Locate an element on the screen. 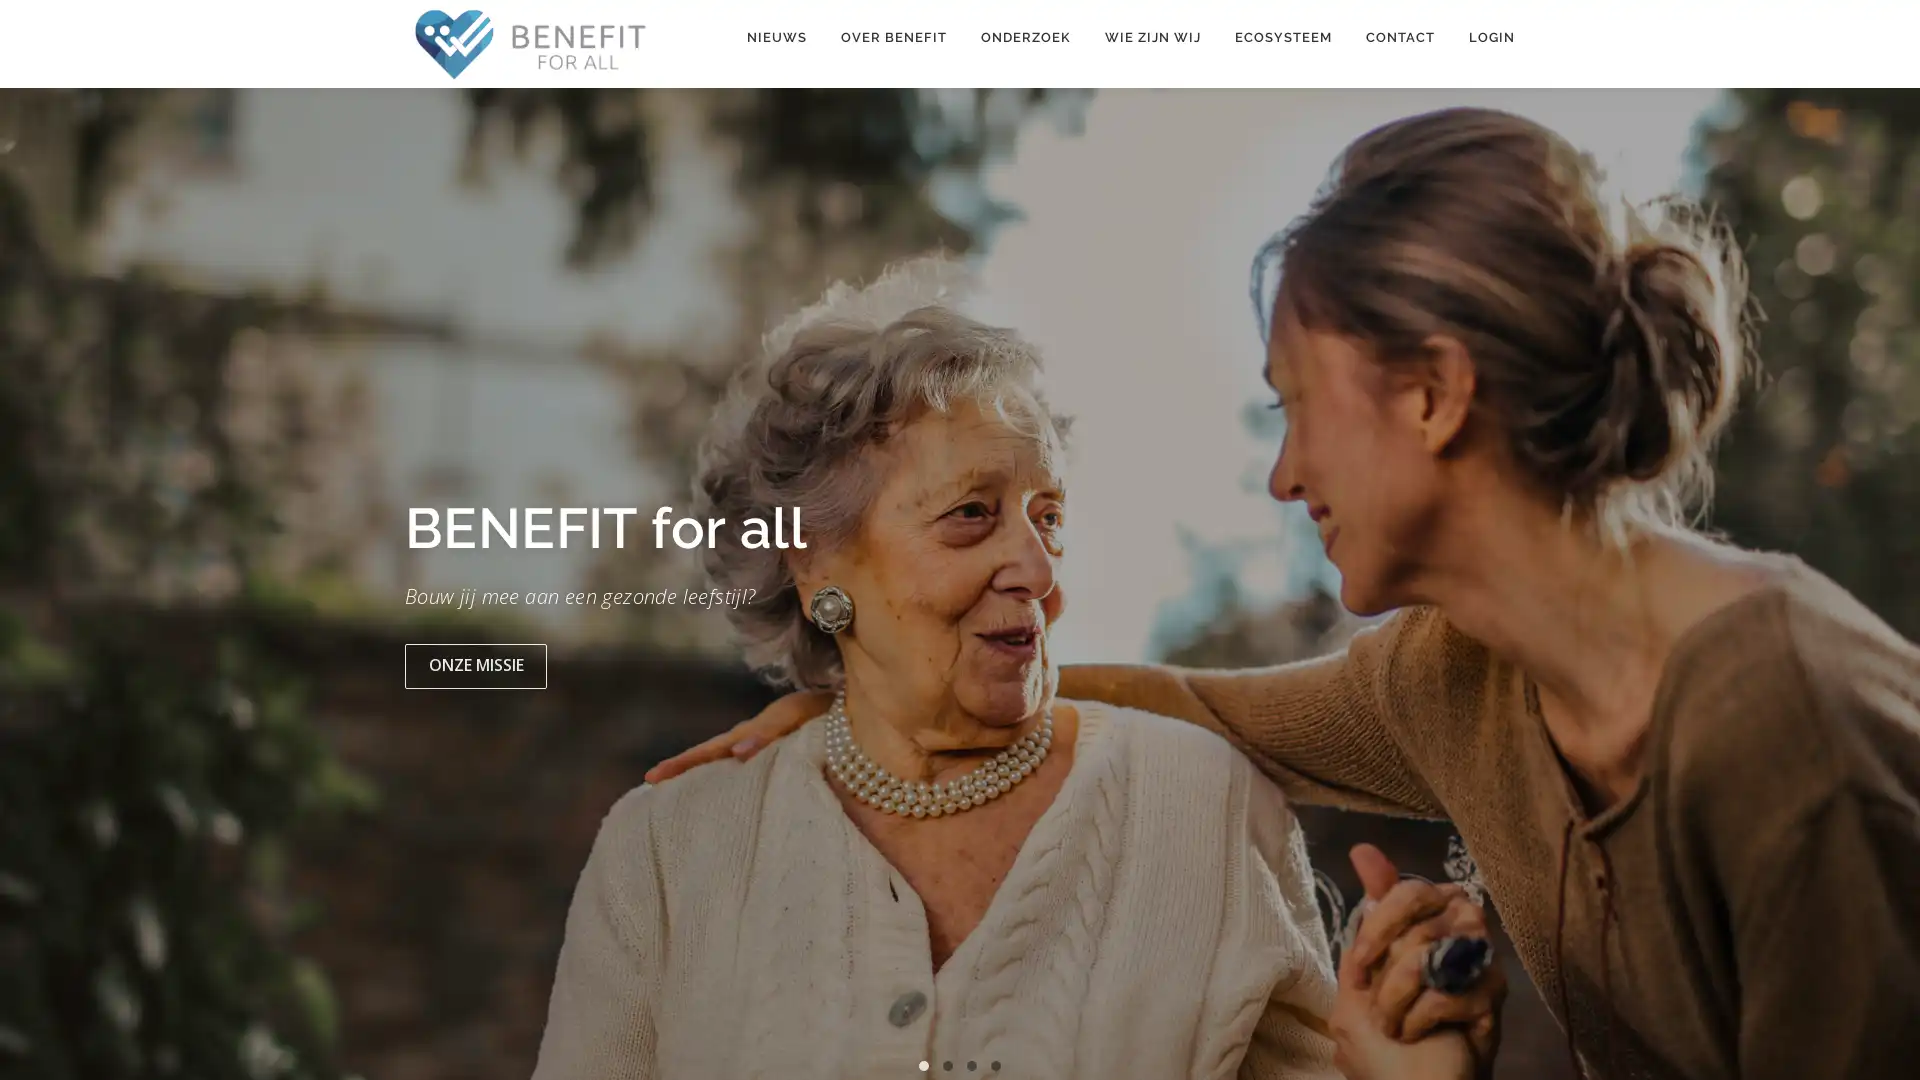  Next is located at coordinates (1881, 589).